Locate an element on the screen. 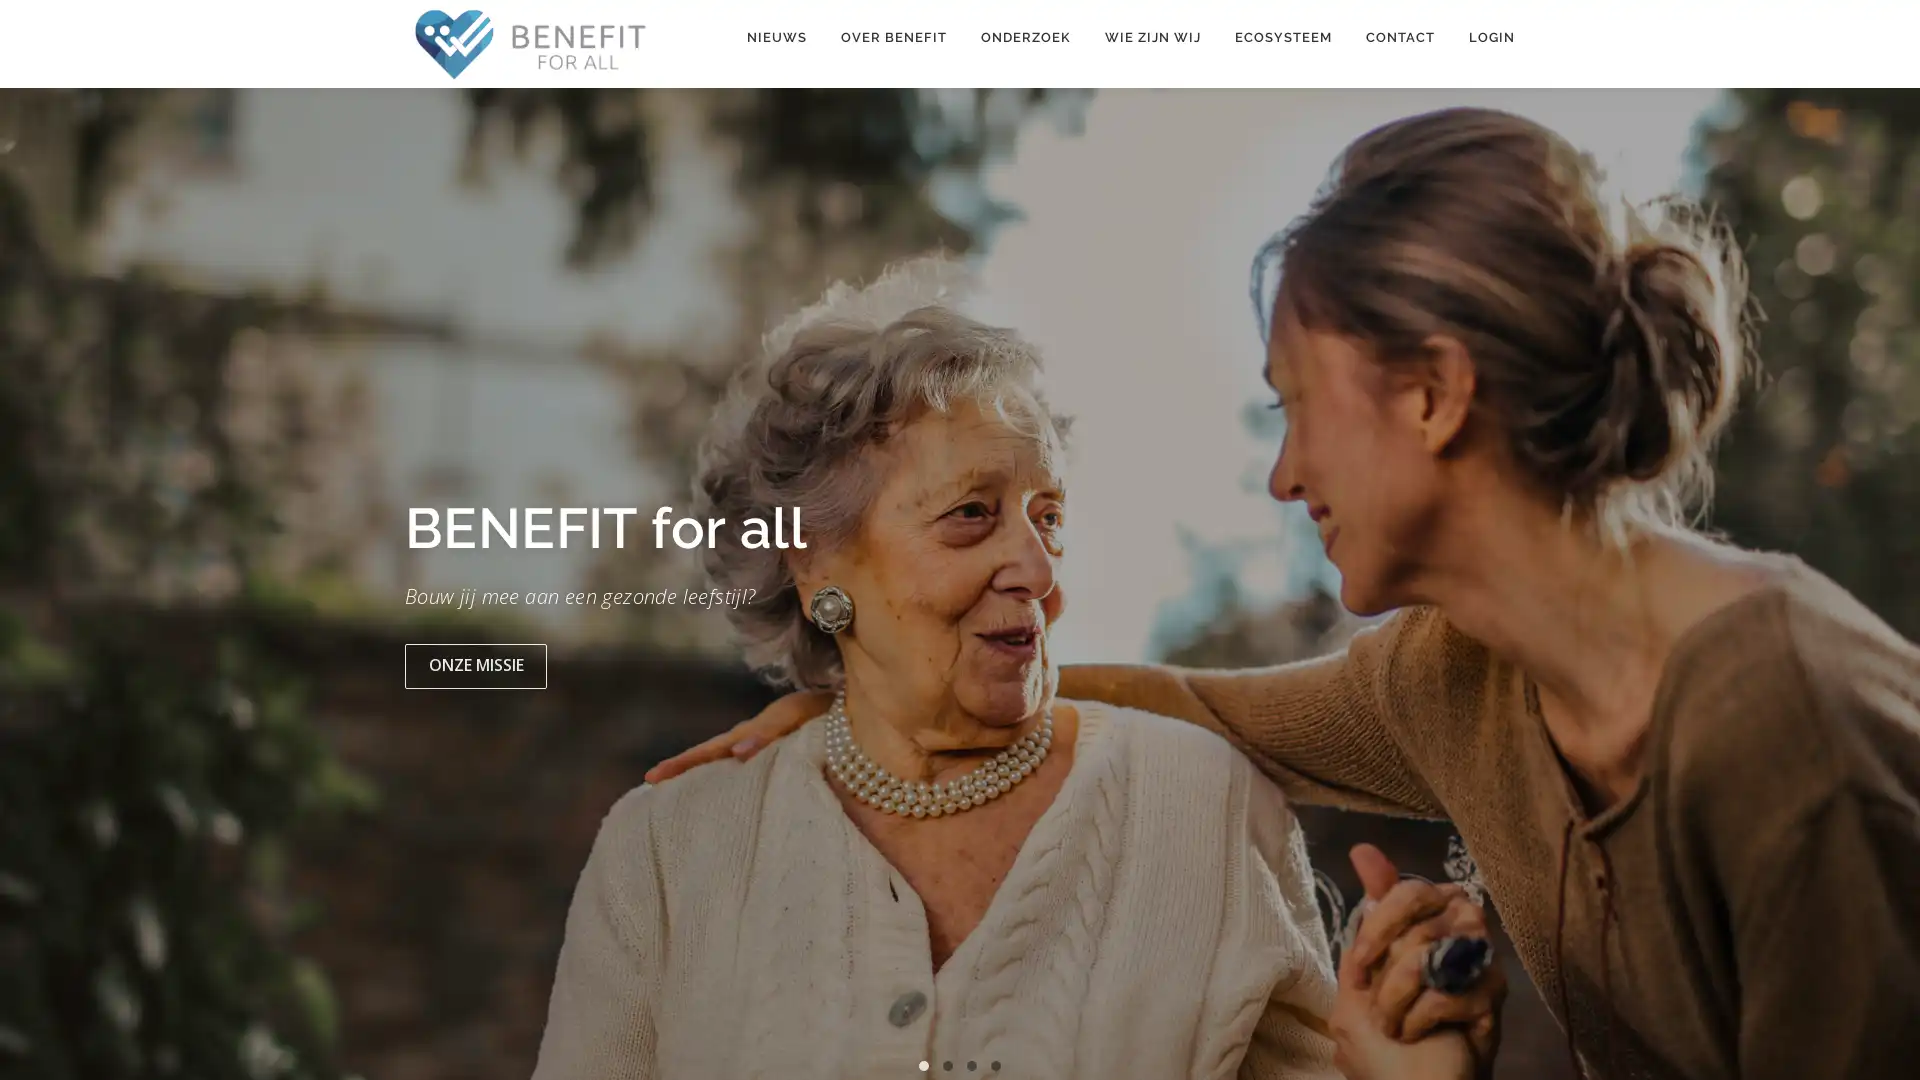  Next is located at coordinates (1881, 589).